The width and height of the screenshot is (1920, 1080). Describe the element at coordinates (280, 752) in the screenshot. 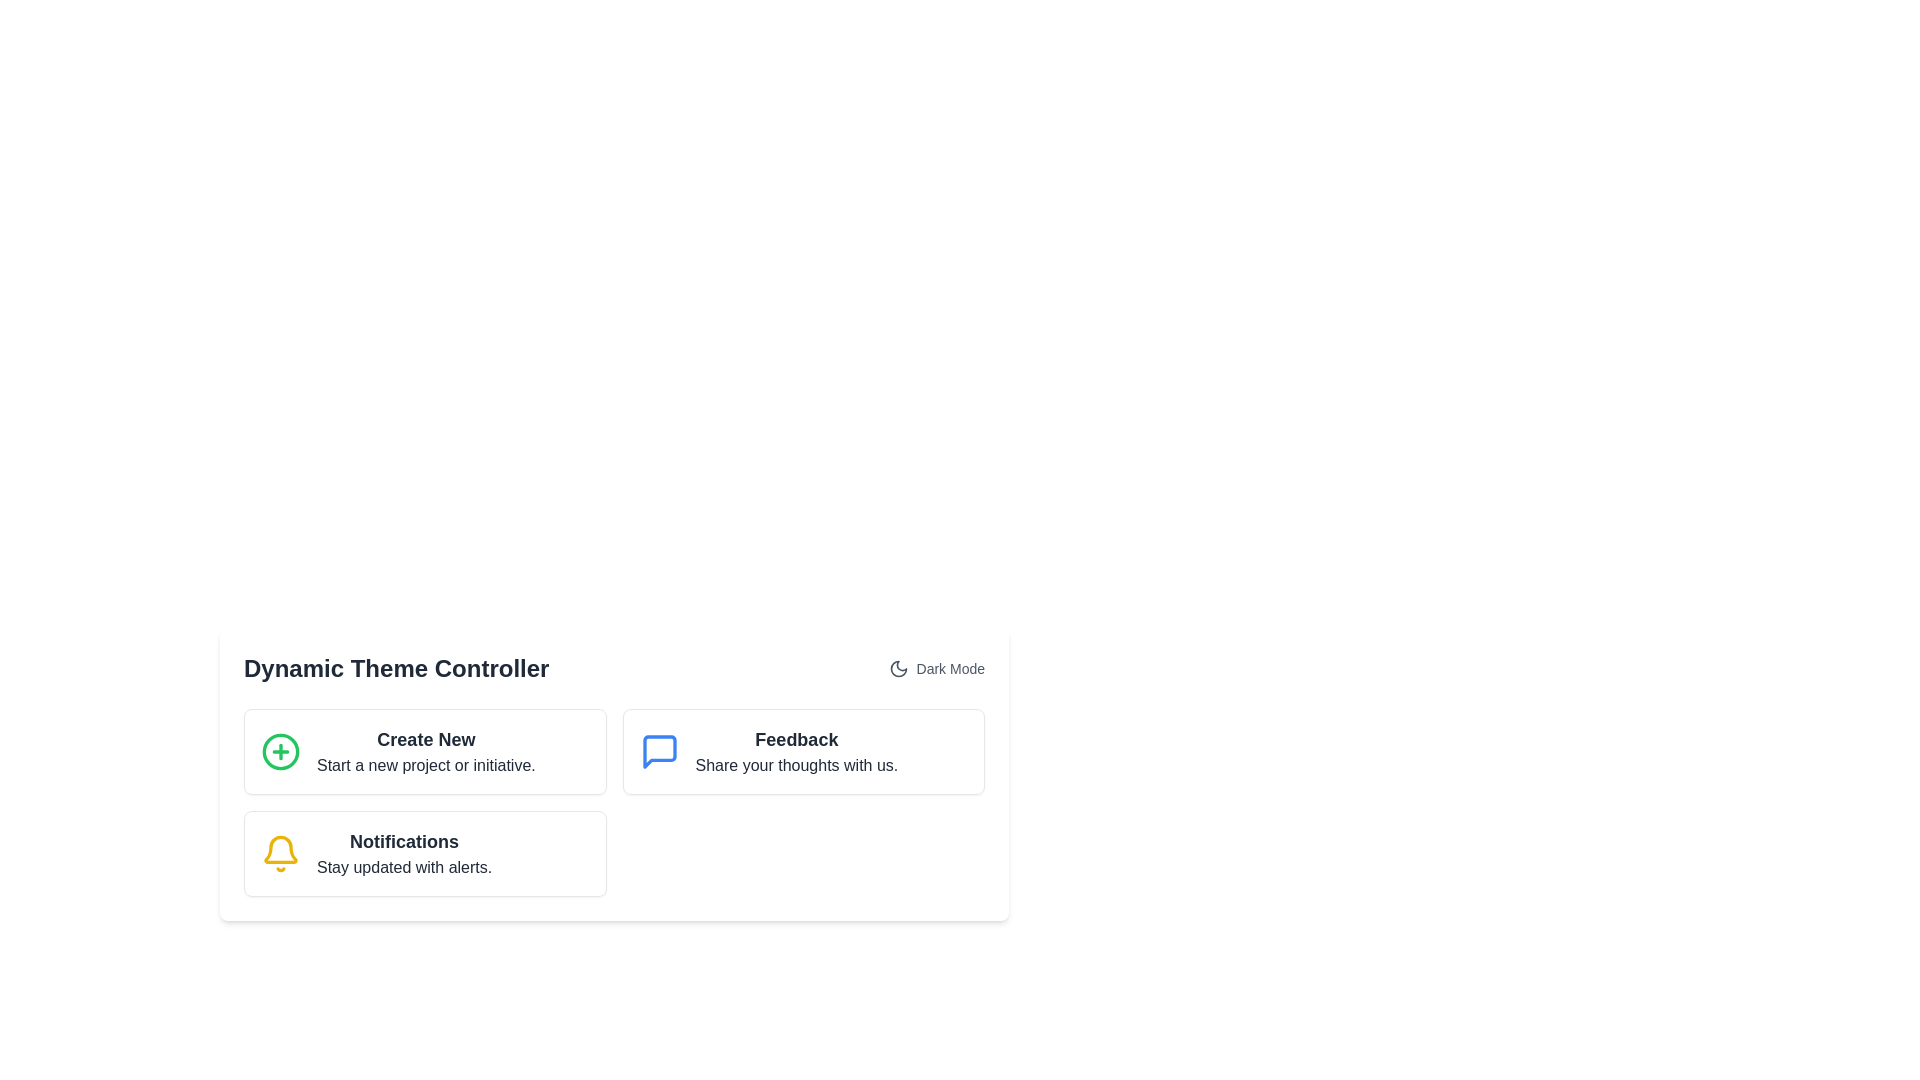

I see `the circular outline icon that indicates an add or create action, located to the left of the 'Create New' text` at that location.